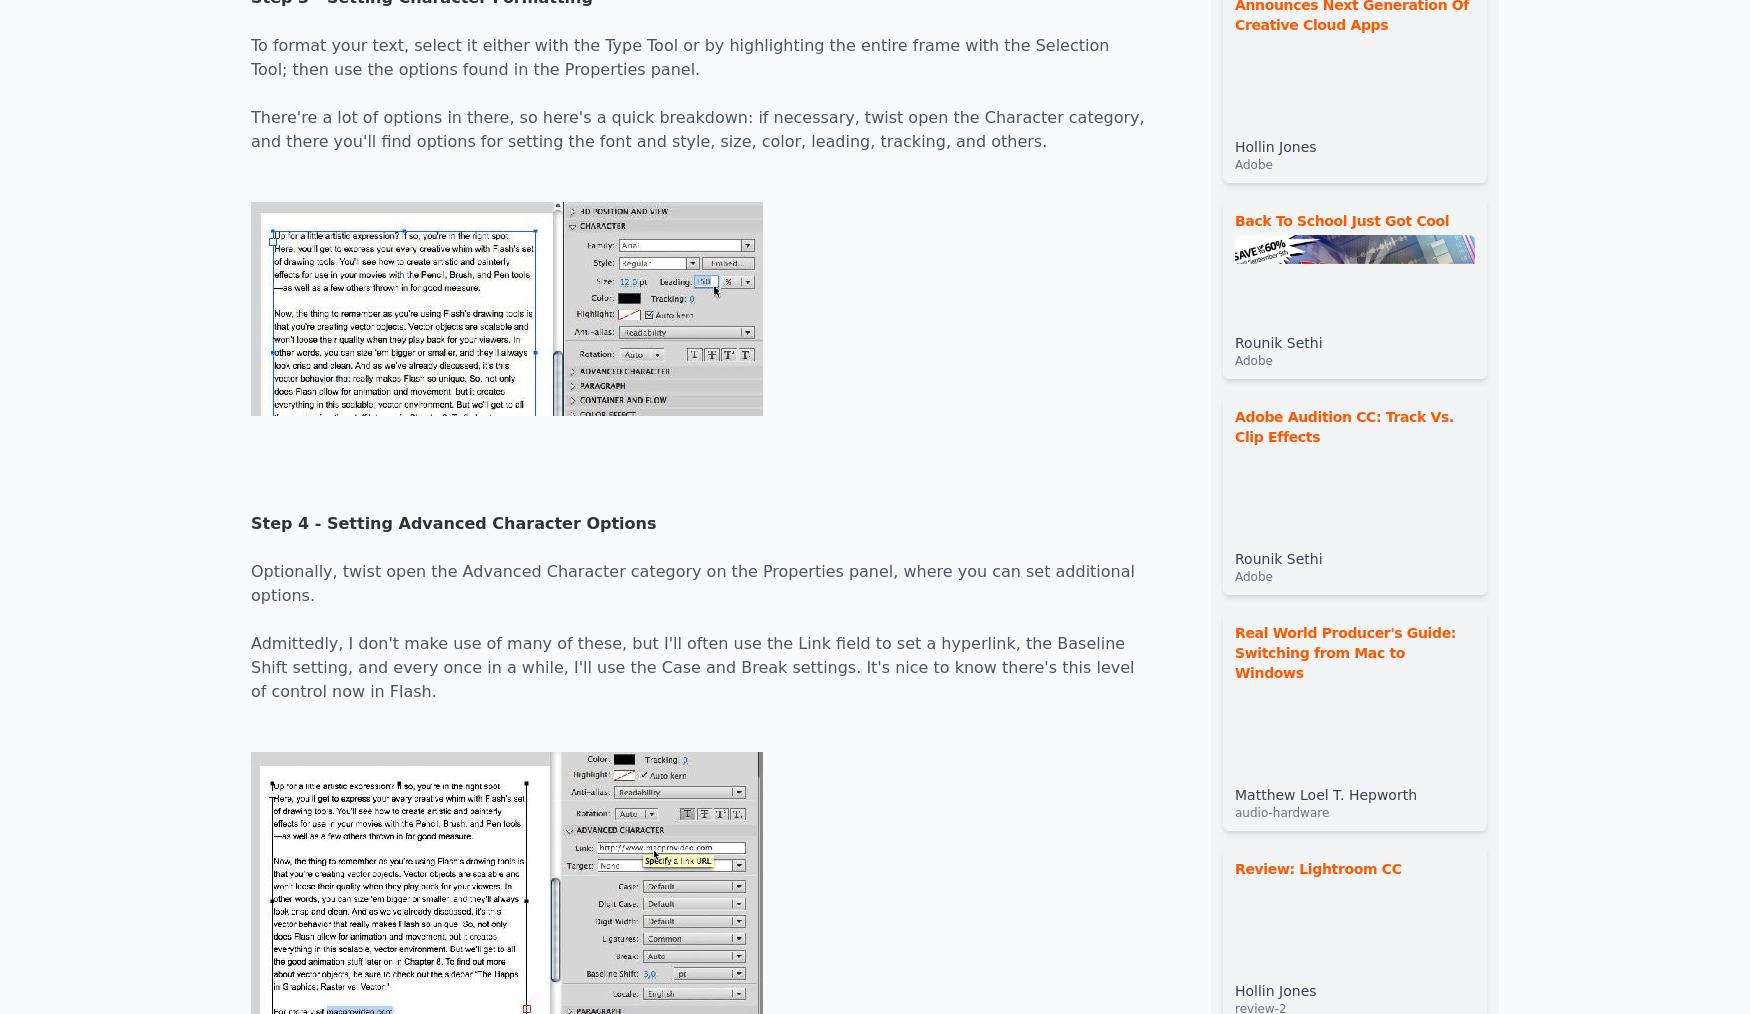 The height and width of the screenshot is (1014, 1750). What do you see at coordinates (1344, 426) in the screenshot?
I see `'Adobe Audition CC: Track Vs. Clip Effects'` at bounding box center [1344, 426].